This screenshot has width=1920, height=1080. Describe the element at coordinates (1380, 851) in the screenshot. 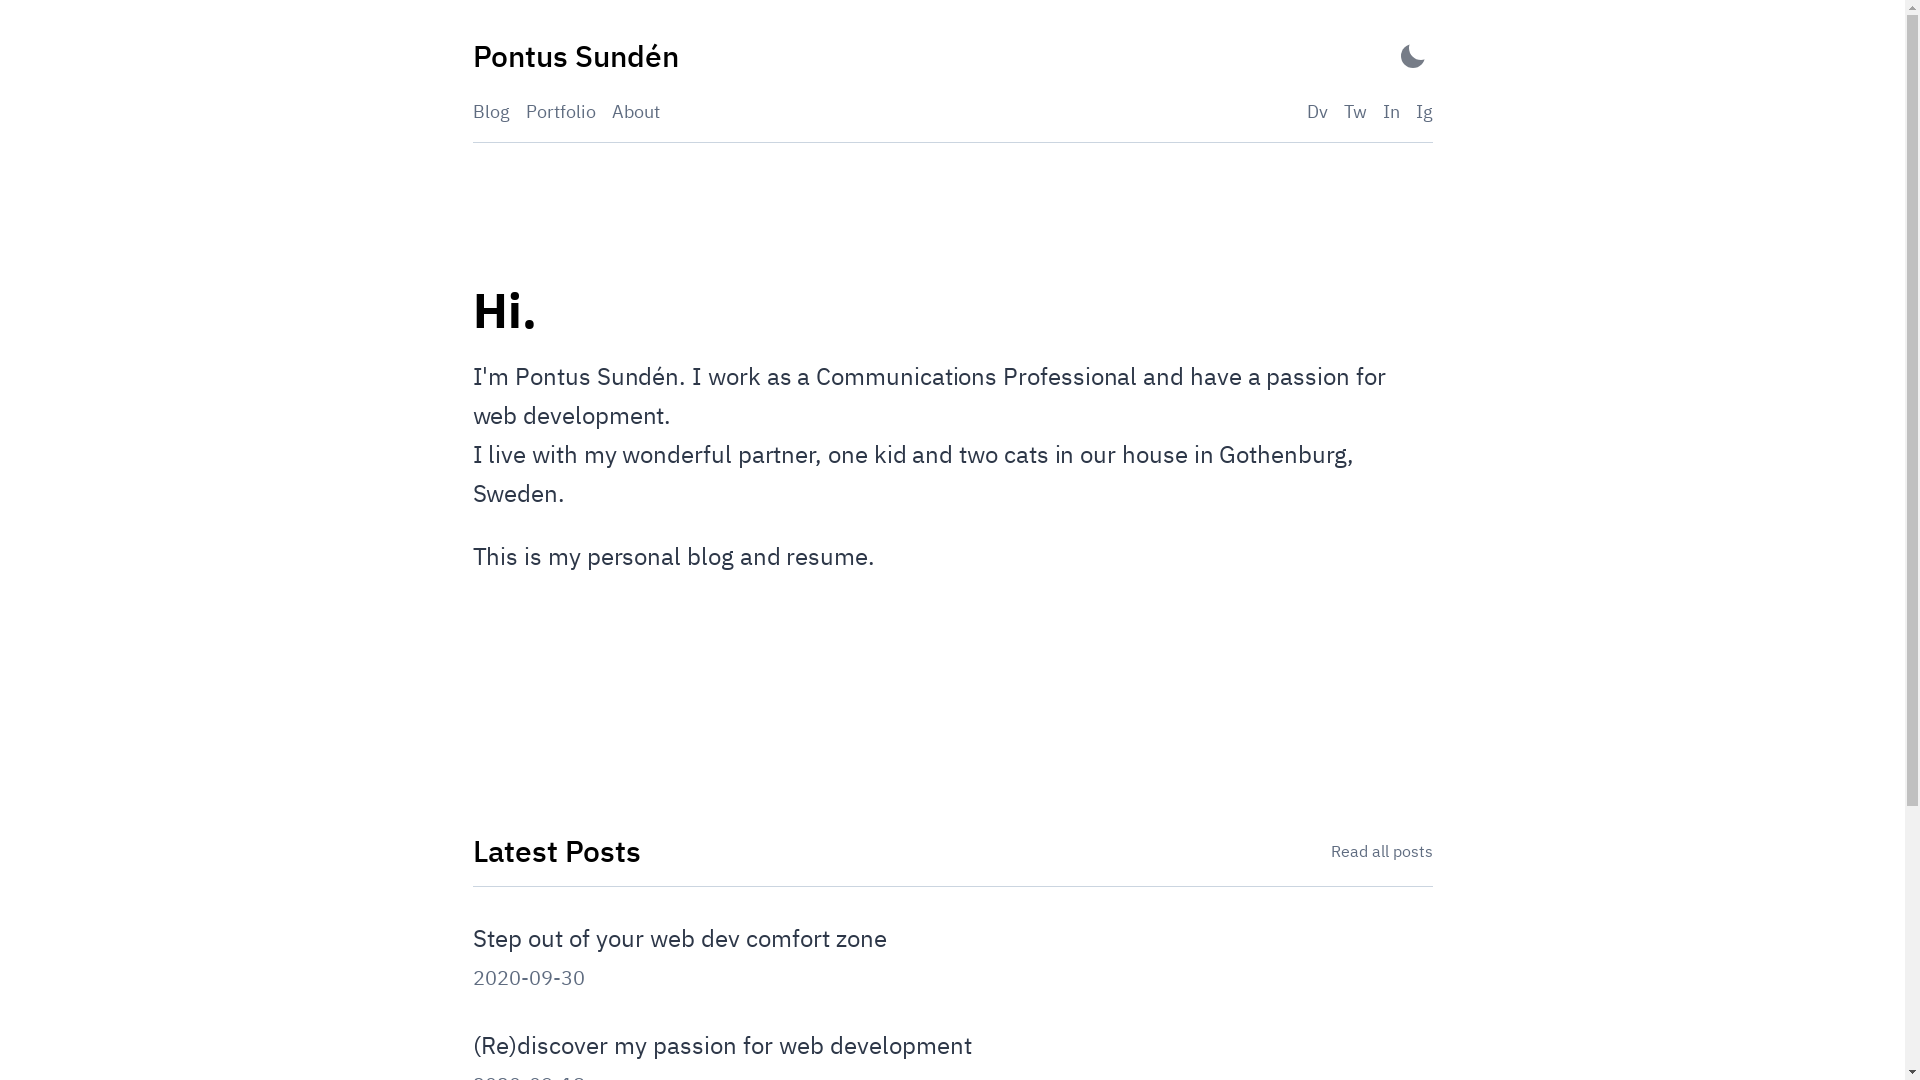

I see `'Read all posts'` at that location.